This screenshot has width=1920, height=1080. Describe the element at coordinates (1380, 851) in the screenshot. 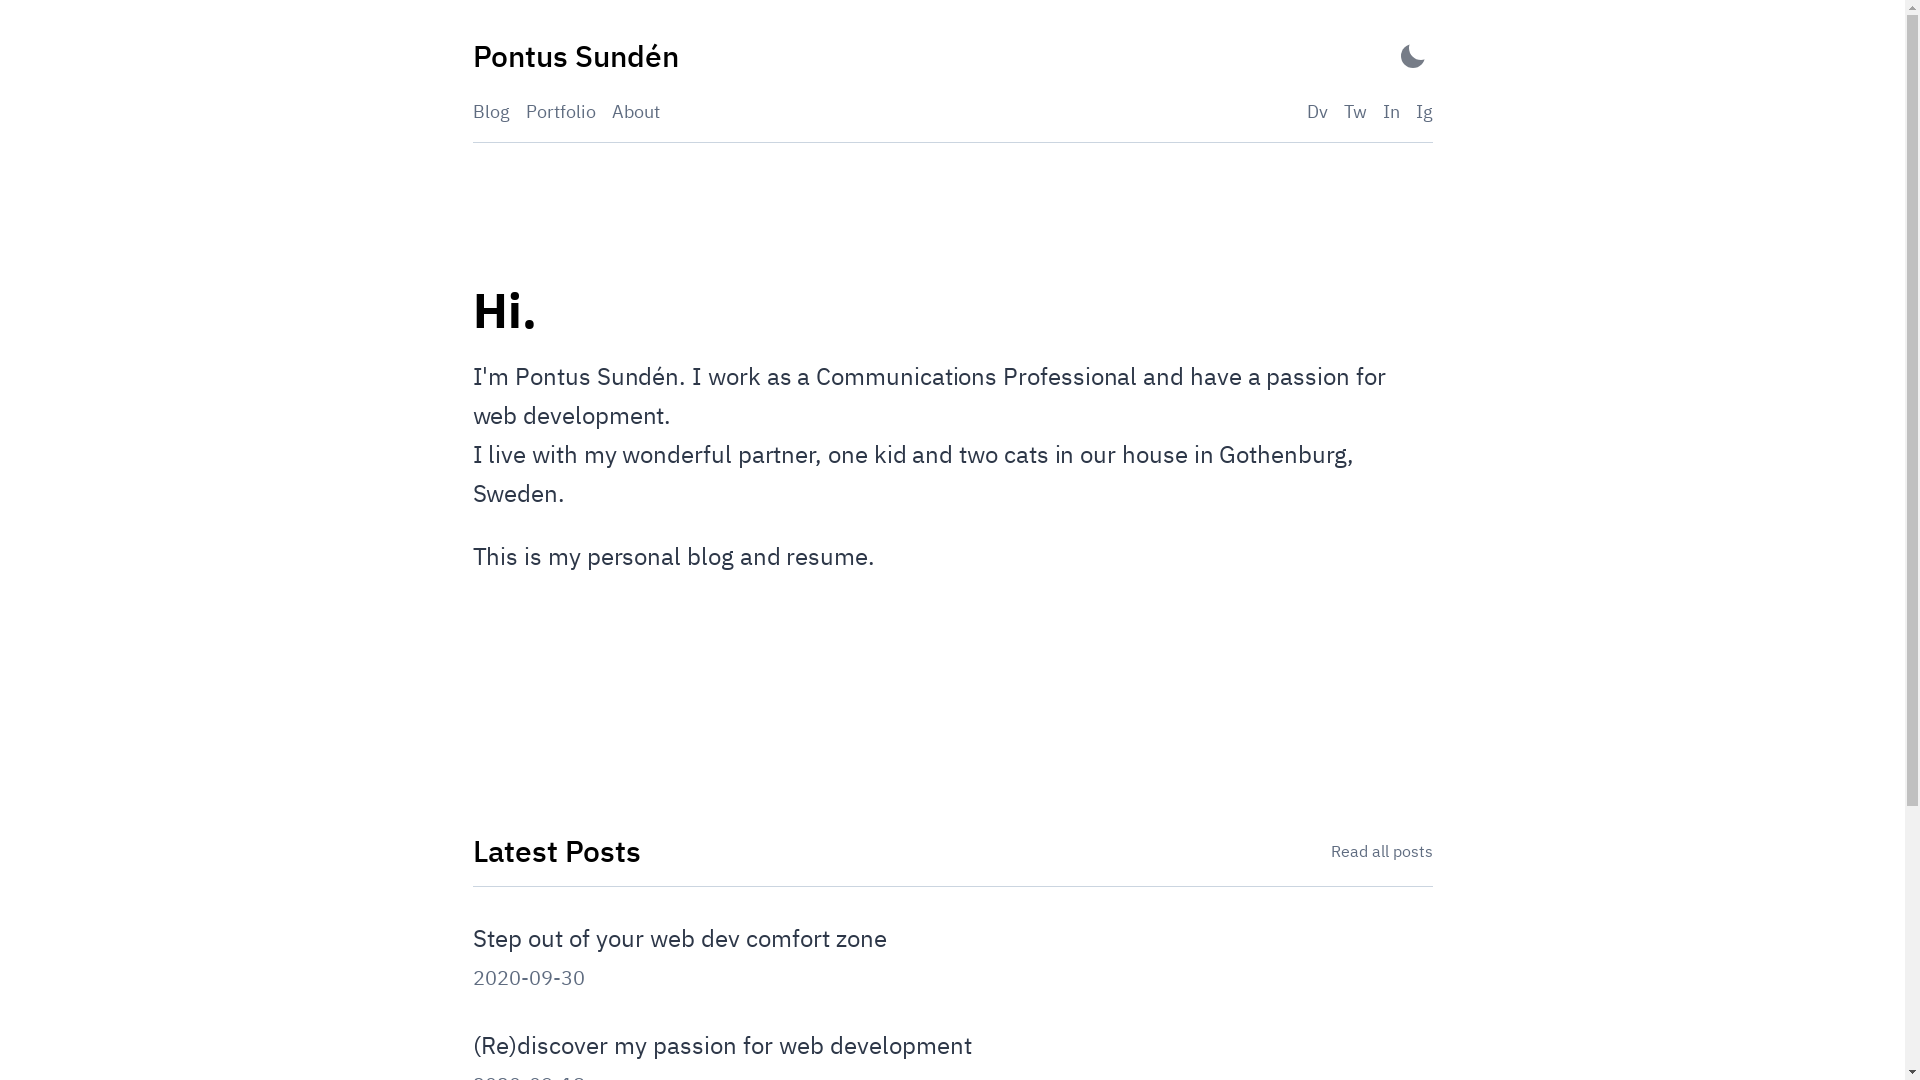

I see `'Read all posts'` at that location.